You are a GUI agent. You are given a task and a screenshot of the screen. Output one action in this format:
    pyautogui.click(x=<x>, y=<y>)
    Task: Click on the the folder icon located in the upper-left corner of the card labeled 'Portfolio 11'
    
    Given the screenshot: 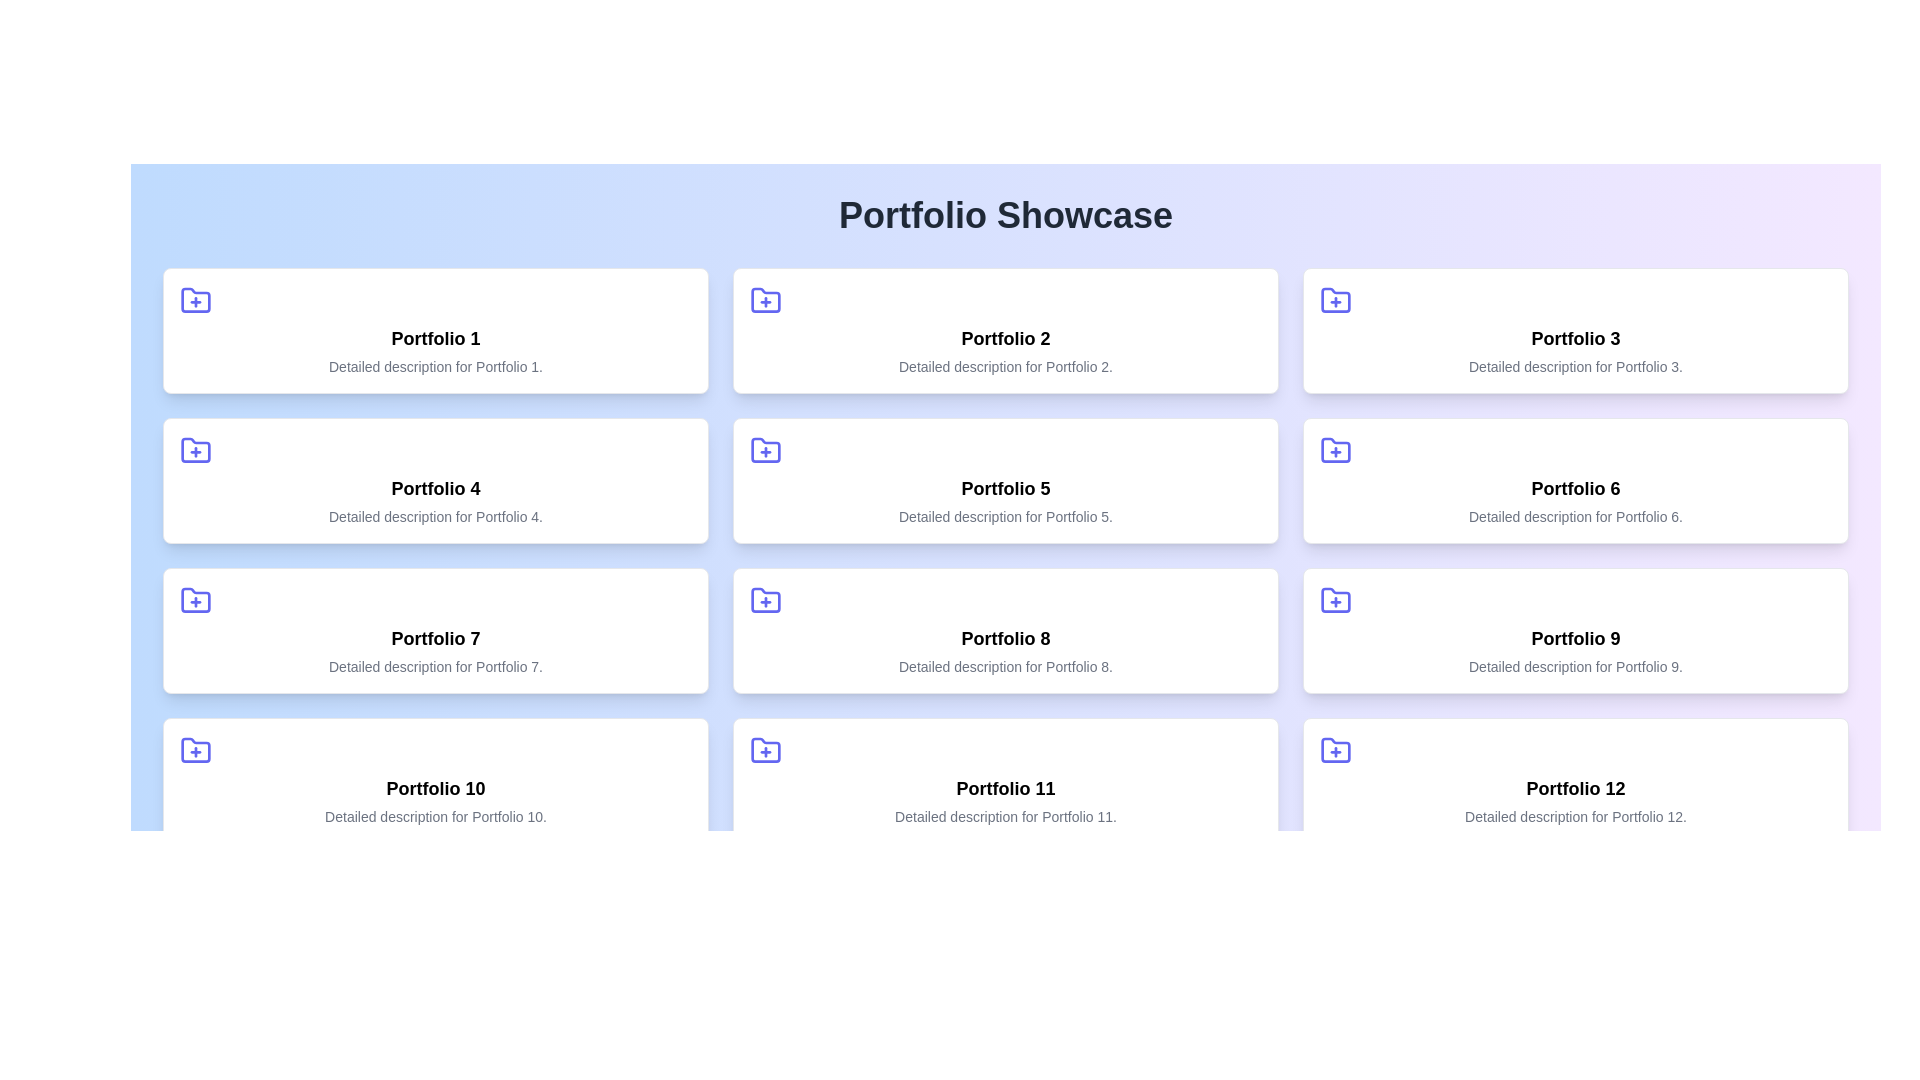 What is the action you would take?
    pyautogui.click(x=765, y=751)
    